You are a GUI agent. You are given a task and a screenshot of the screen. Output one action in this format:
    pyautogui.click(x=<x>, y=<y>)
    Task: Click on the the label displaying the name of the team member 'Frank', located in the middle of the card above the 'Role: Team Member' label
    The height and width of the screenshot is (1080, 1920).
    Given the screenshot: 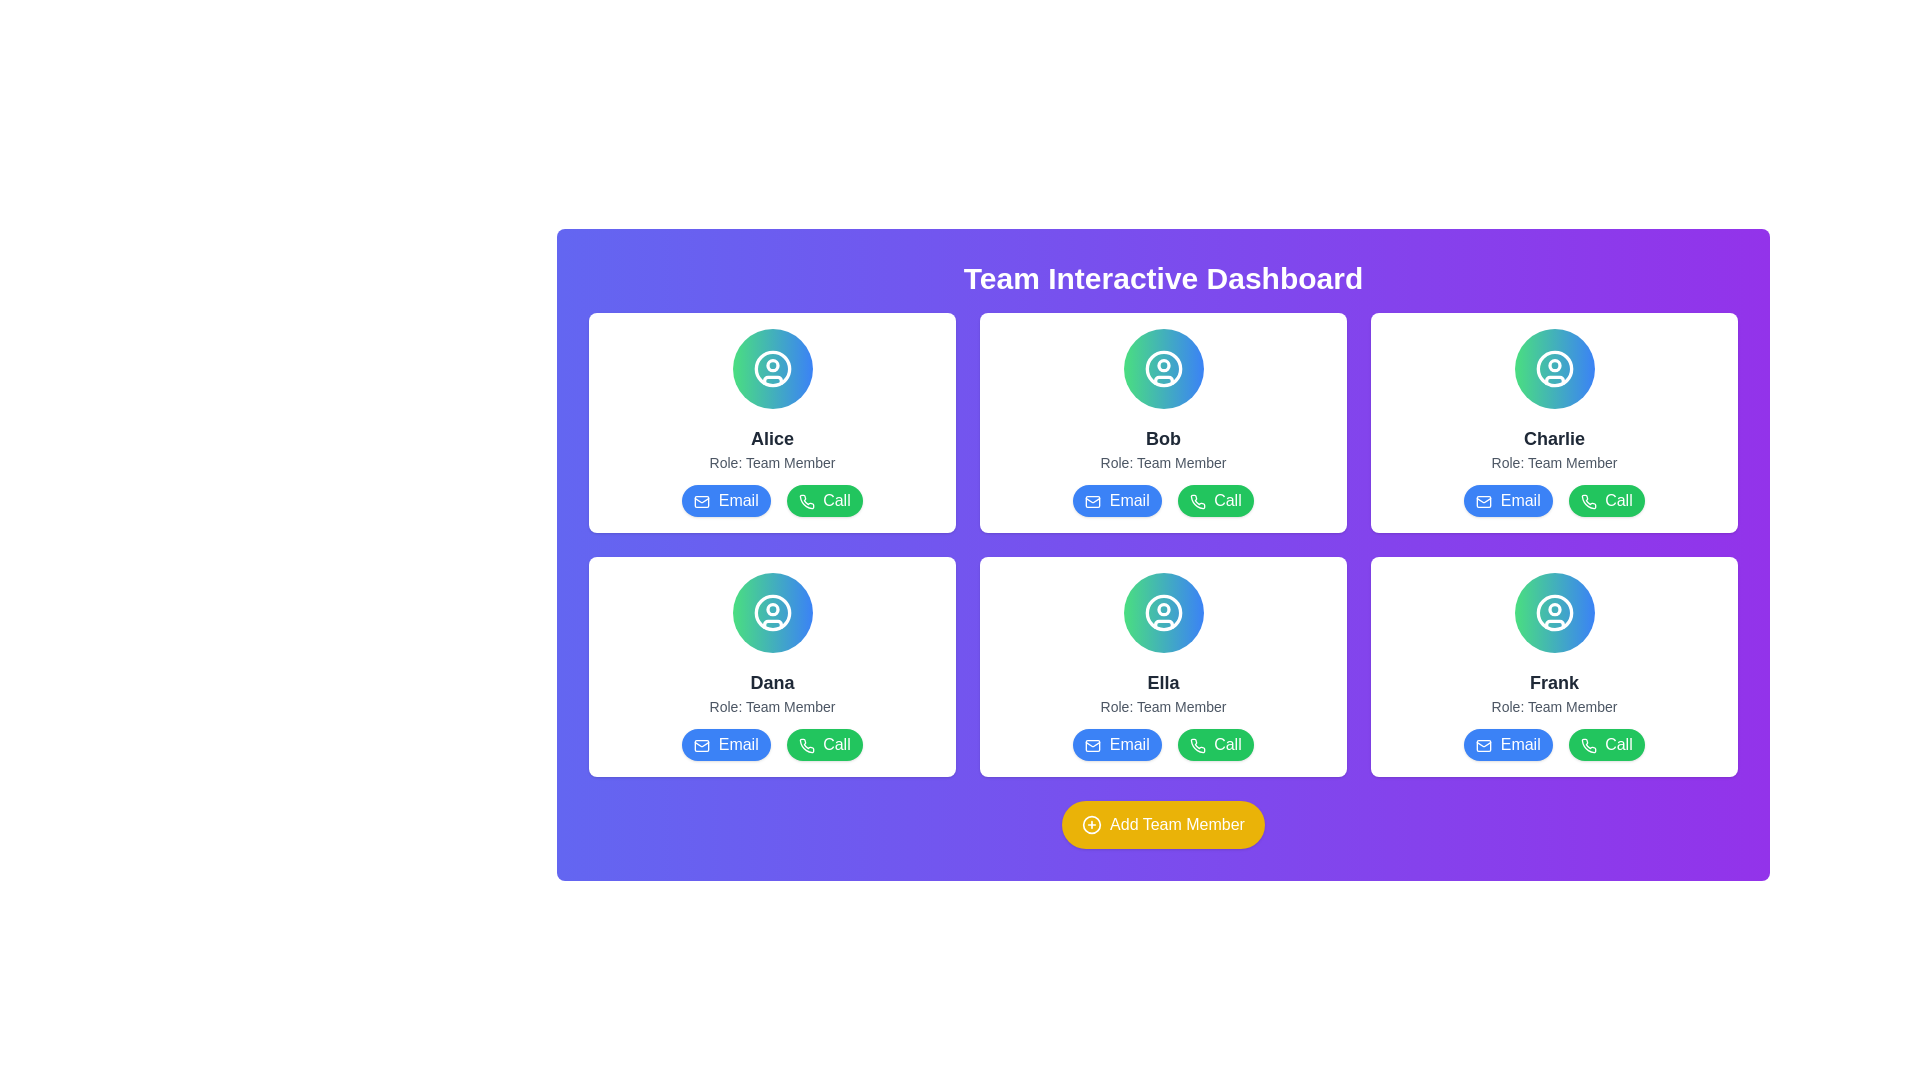 What is the action you would take?
    pyautogui.click(x=1553, y=681)
    